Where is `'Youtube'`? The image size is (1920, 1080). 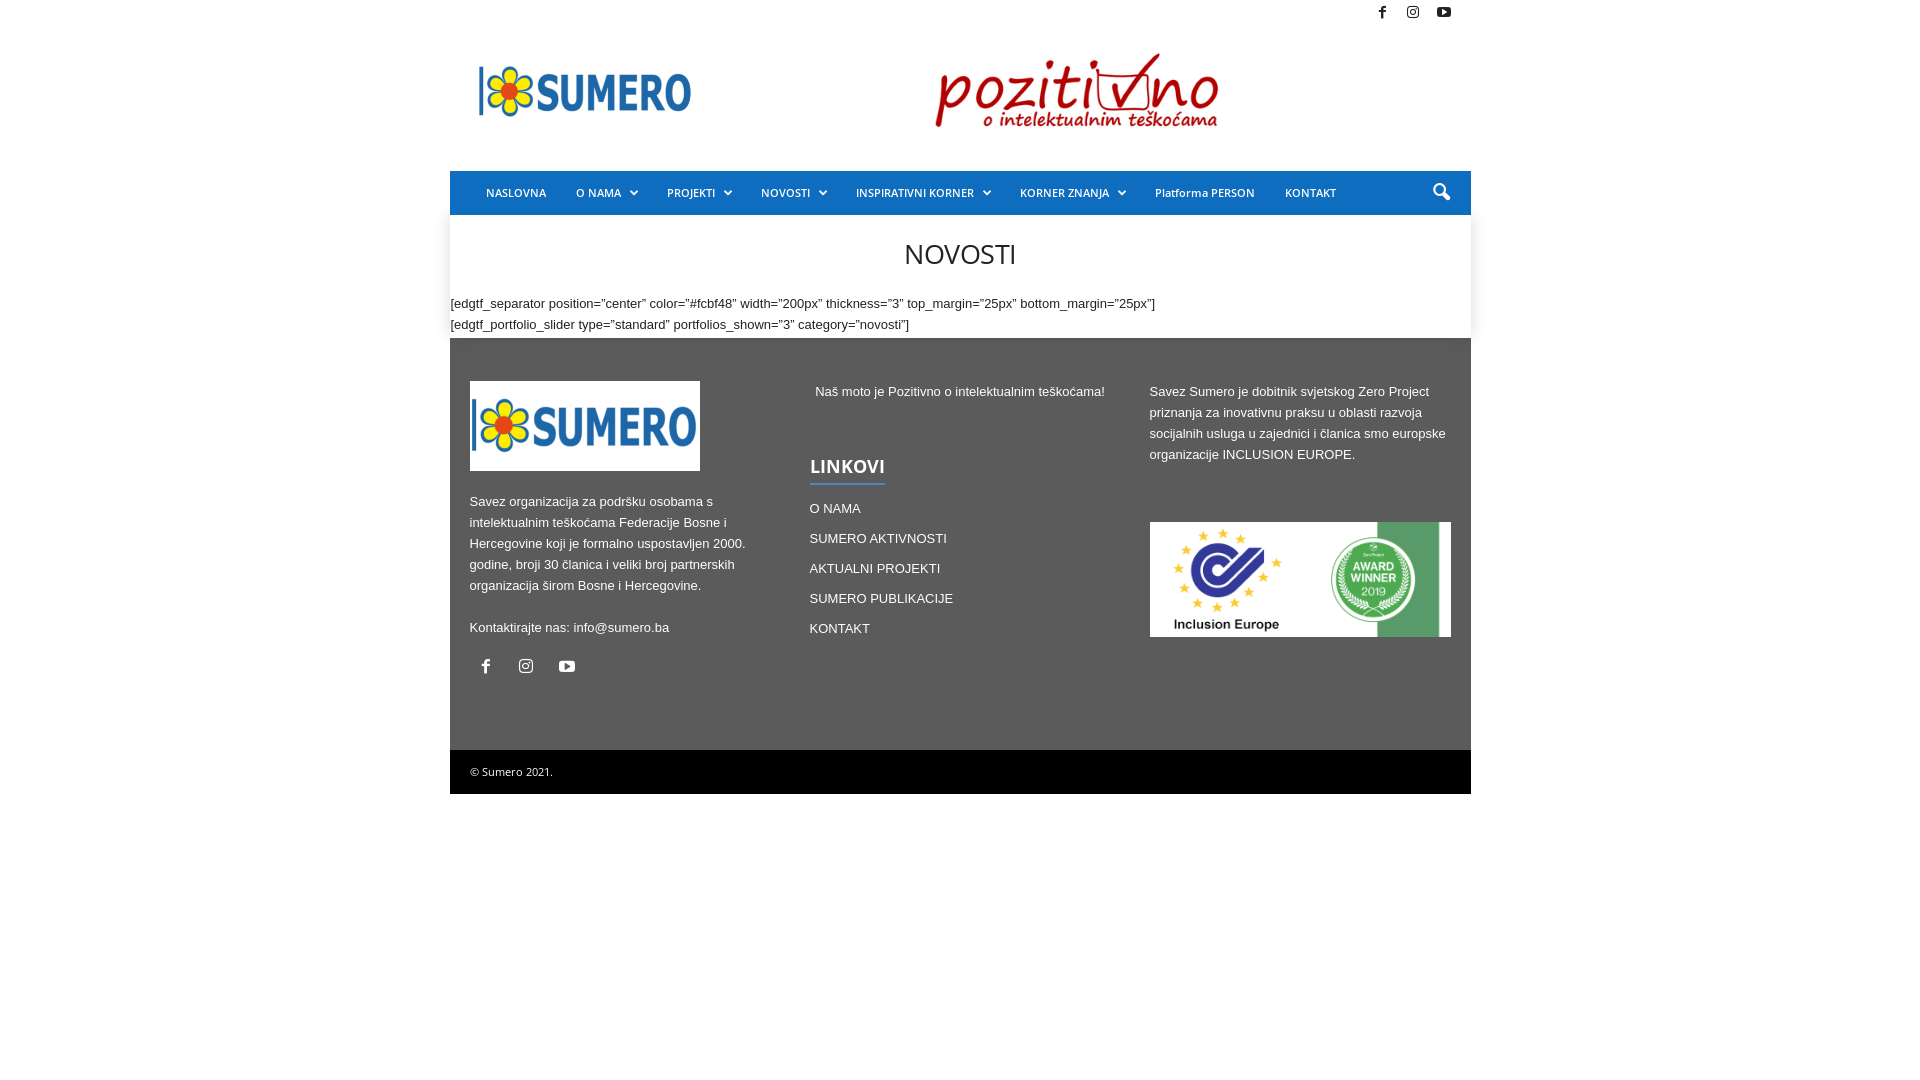 'Youtube' is located at coordinates (568, 668).